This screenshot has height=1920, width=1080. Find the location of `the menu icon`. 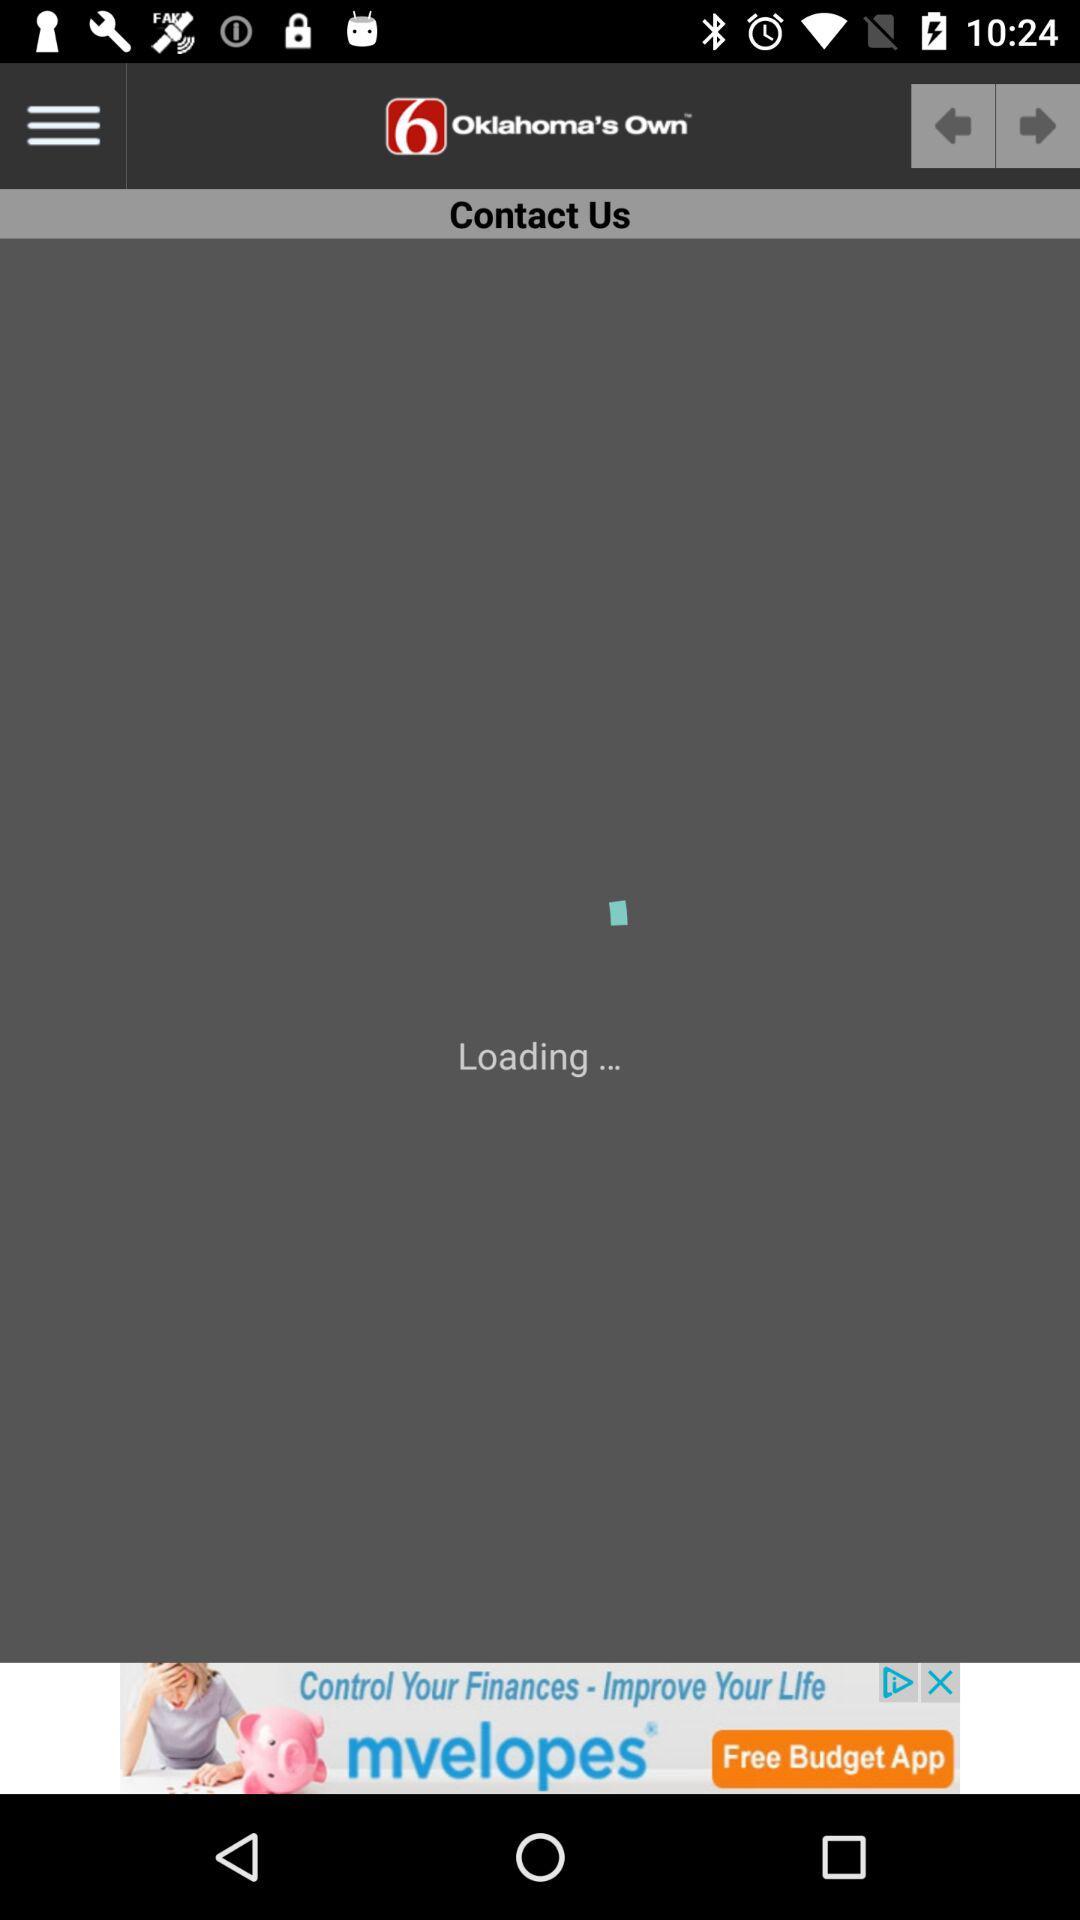

the menu icon is located at coordinates (61, 124).